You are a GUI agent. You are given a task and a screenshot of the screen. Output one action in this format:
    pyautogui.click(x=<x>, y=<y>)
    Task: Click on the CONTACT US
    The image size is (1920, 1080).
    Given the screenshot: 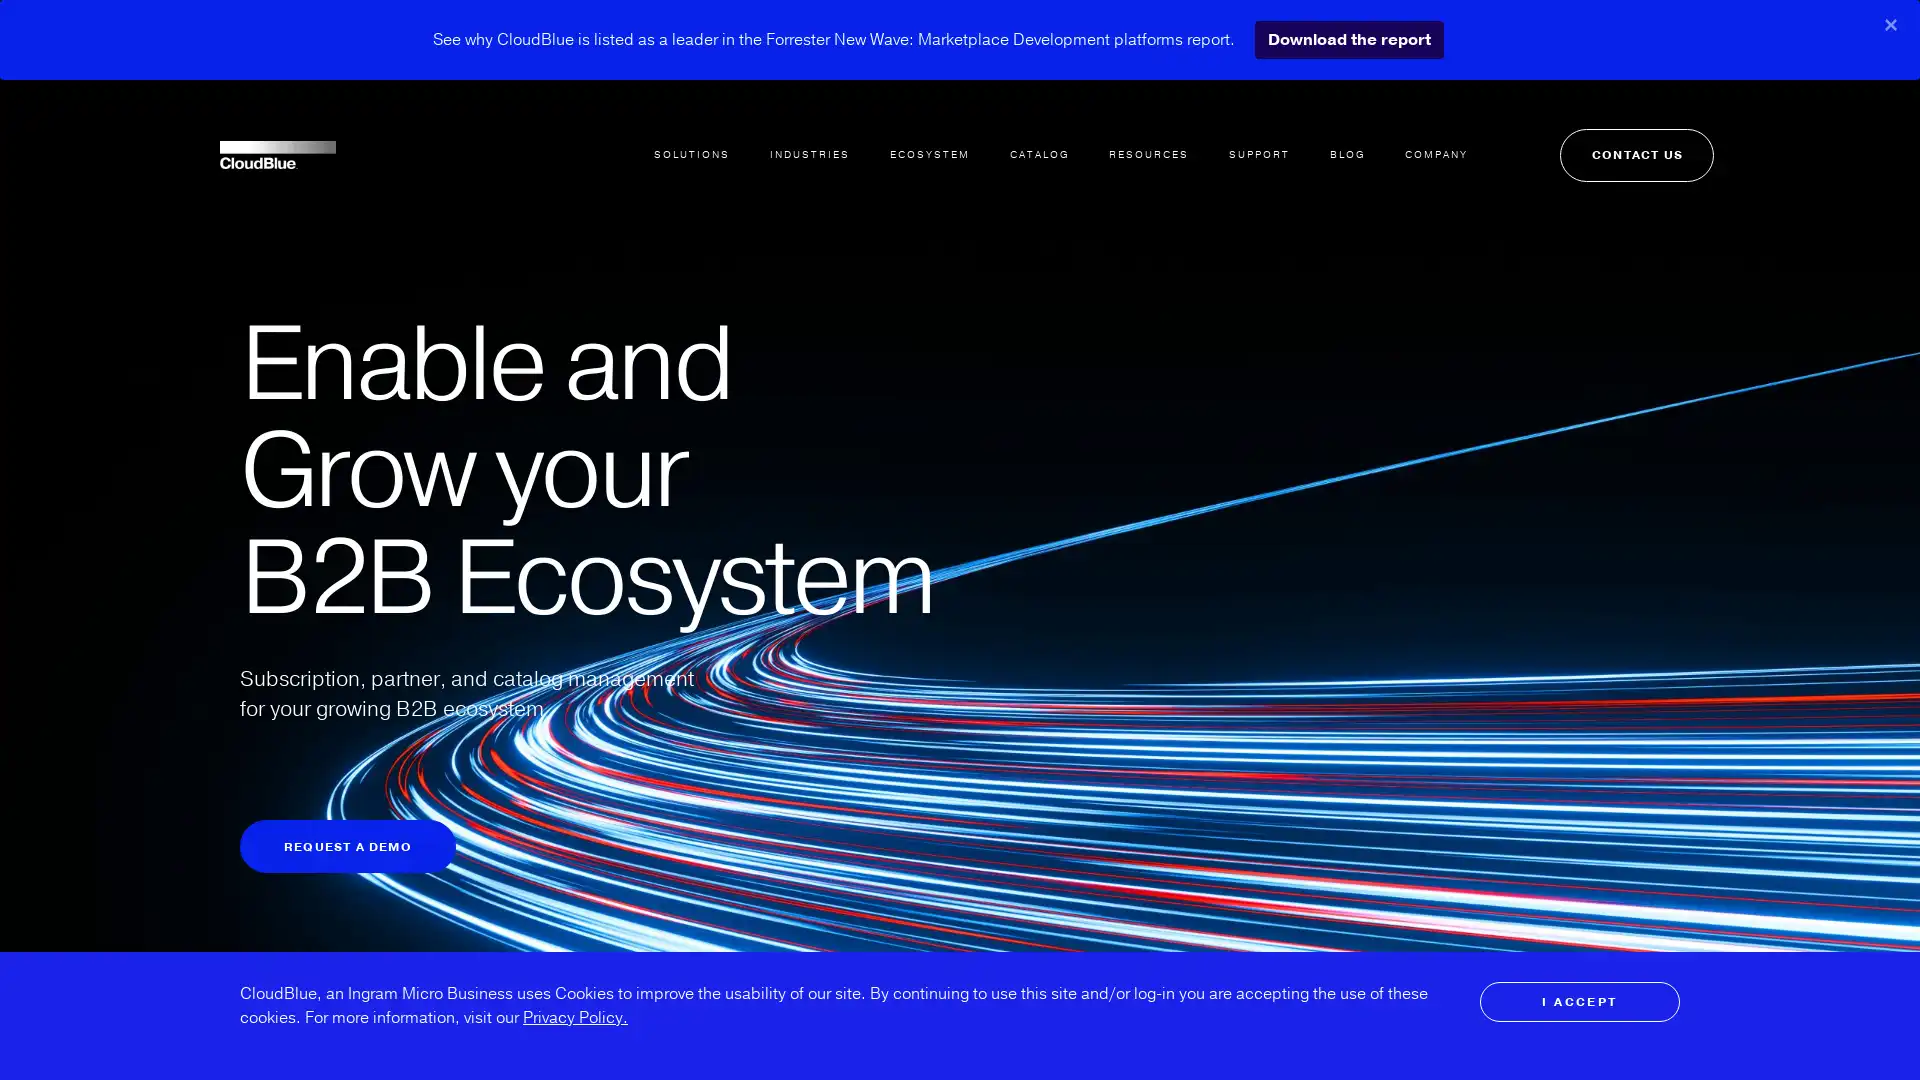 What is the action you would take?
    pyautogui.click(x=1603, y=128)
    